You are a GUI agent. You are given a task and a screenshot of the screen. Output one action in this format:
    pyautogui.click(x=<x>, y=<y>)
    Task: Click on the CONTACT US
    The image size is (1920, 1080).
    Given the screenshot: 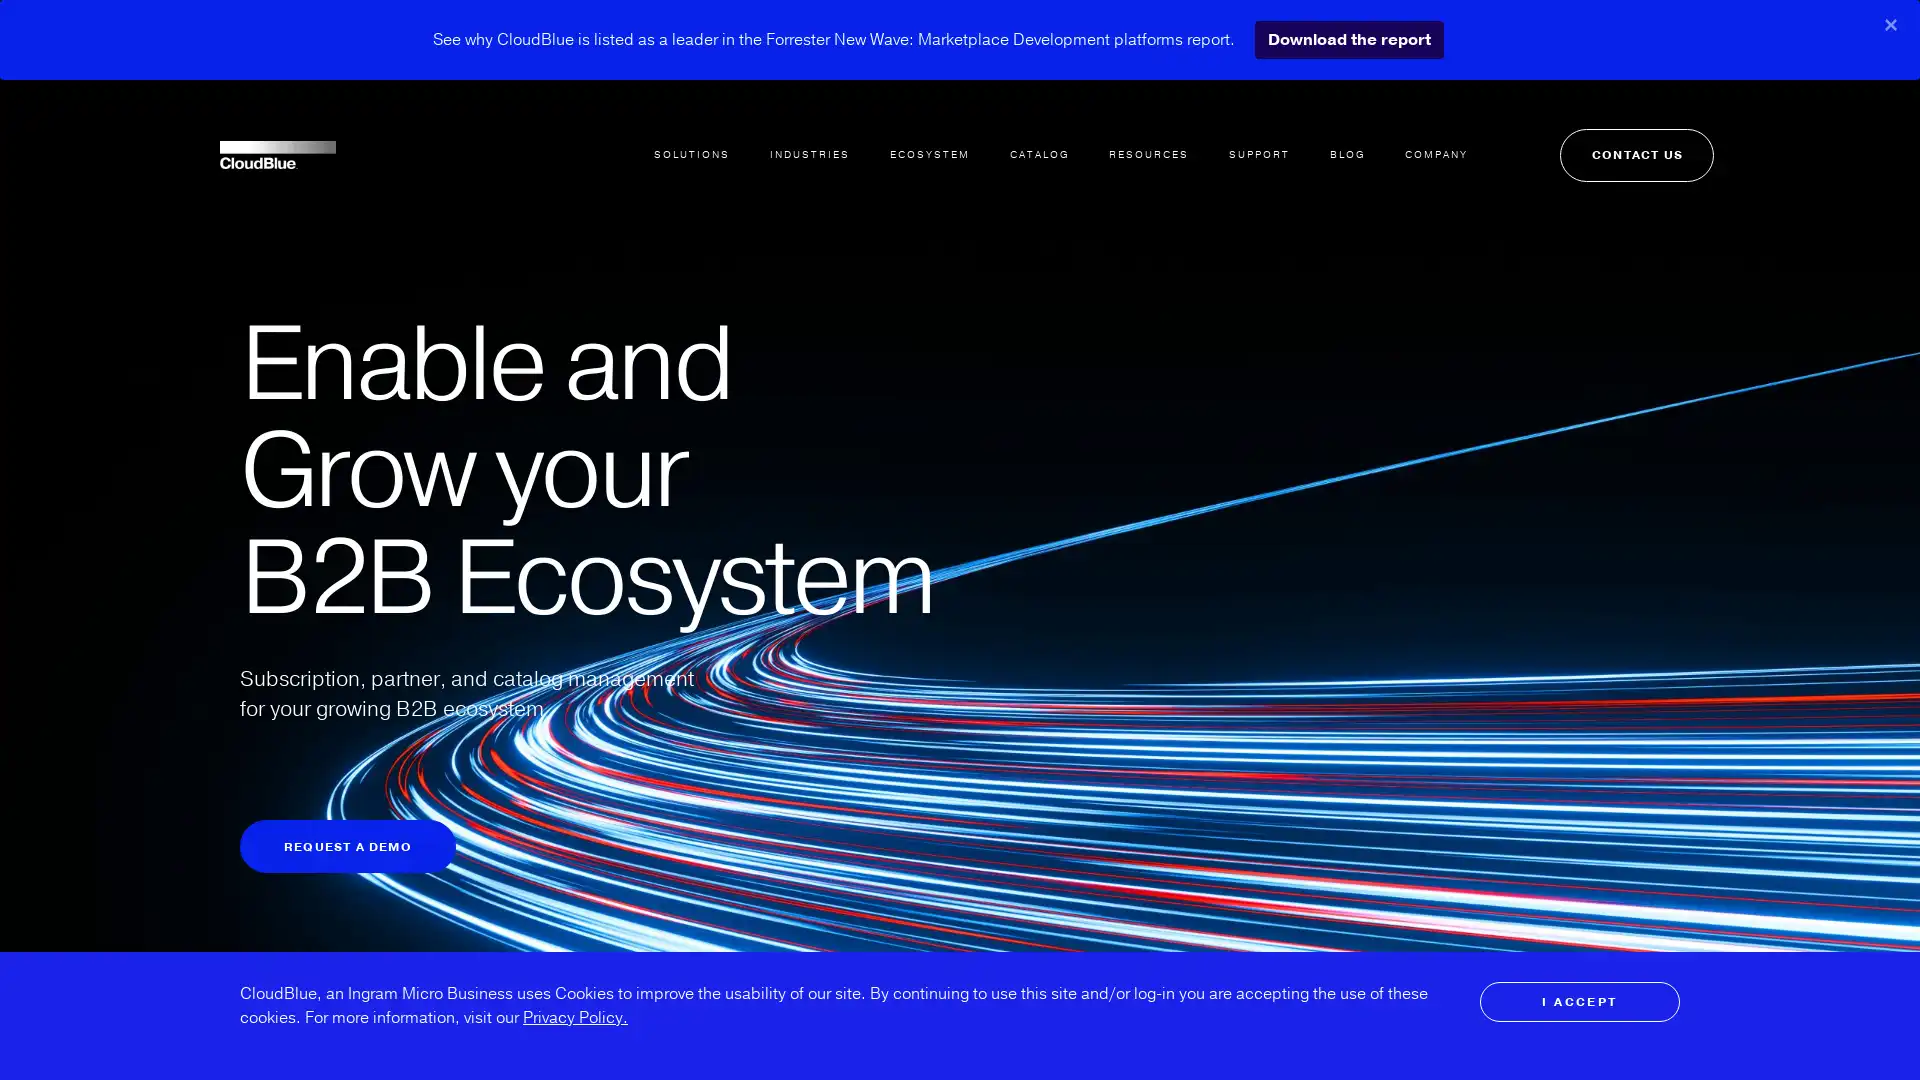 What is the action you would take?
    pyautogui.click(x=1603, y=128)
    